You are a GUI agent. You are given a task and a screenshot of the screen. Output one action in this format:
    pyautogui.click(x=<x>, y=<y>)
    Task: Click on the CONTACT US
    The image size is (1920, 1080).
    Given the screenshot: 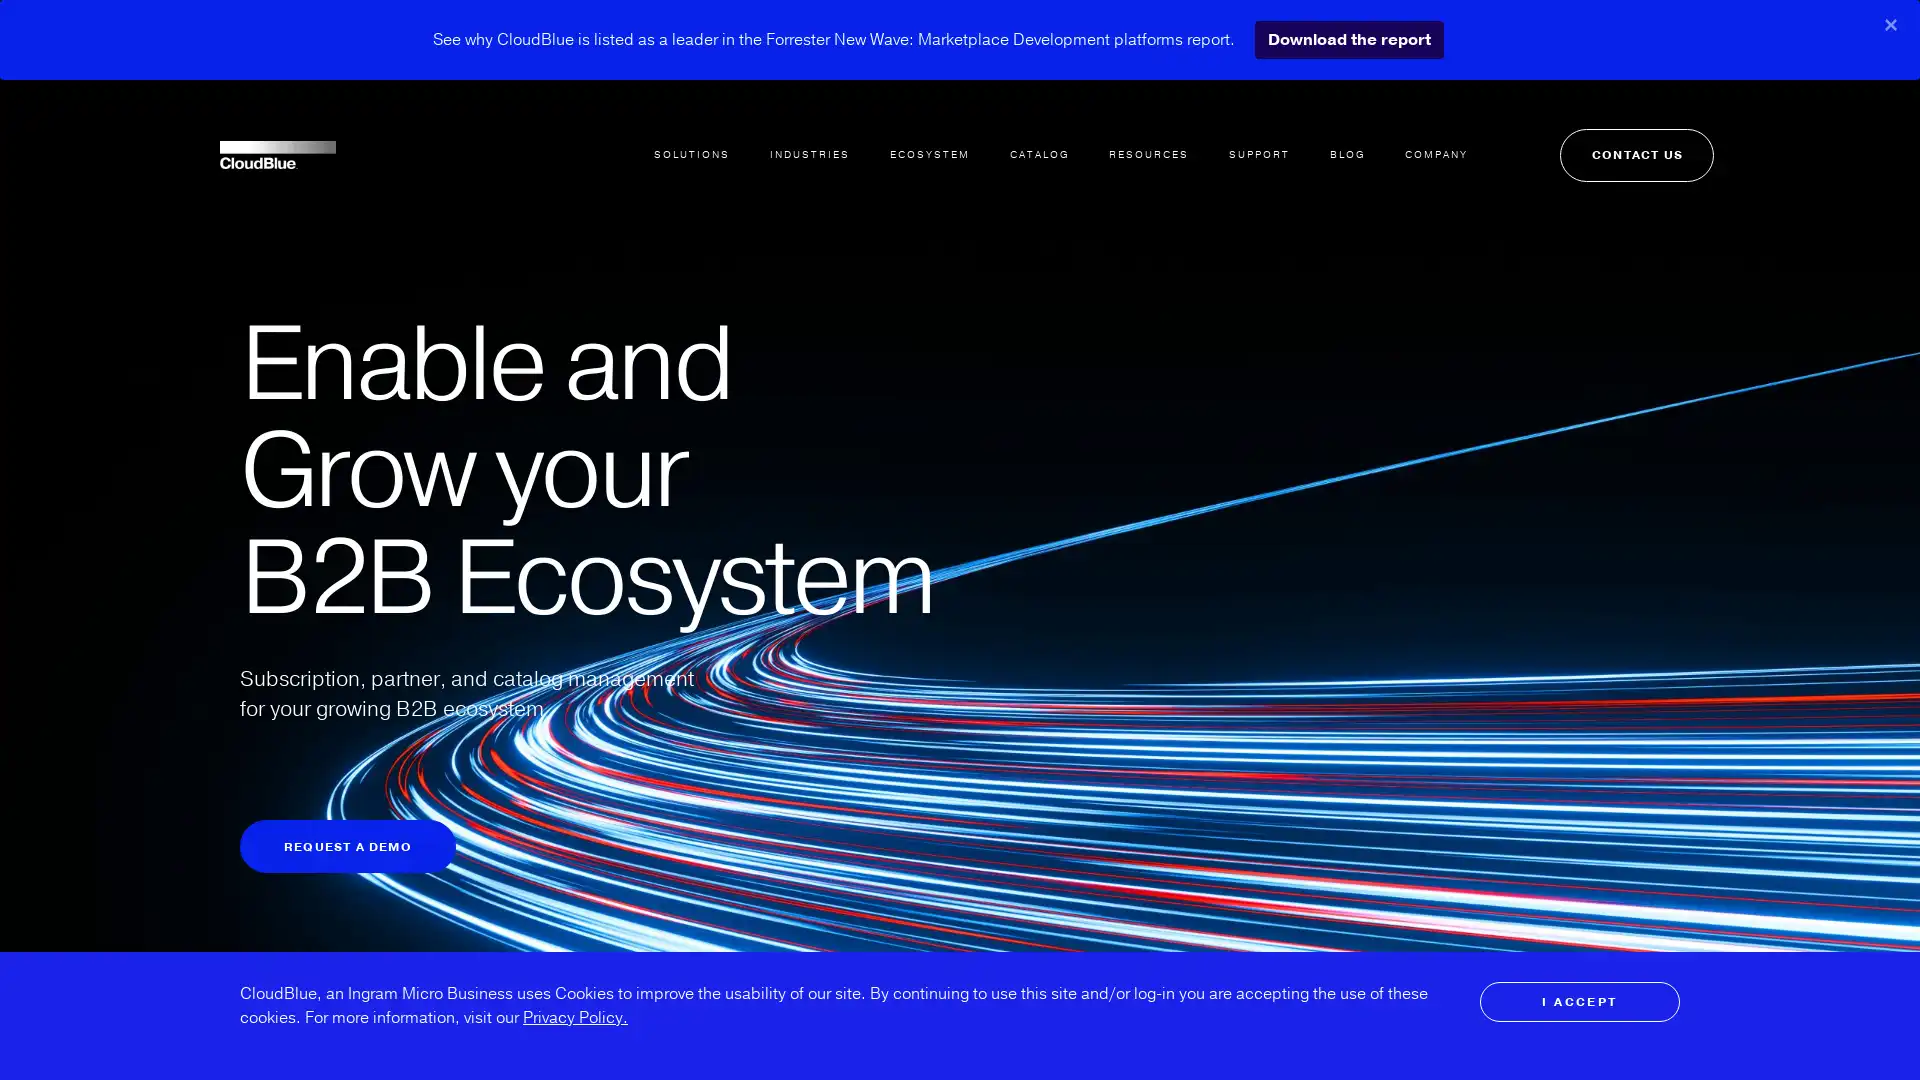 What is the action you would take?
    pyautogui.click(x=1603, y=128)
    